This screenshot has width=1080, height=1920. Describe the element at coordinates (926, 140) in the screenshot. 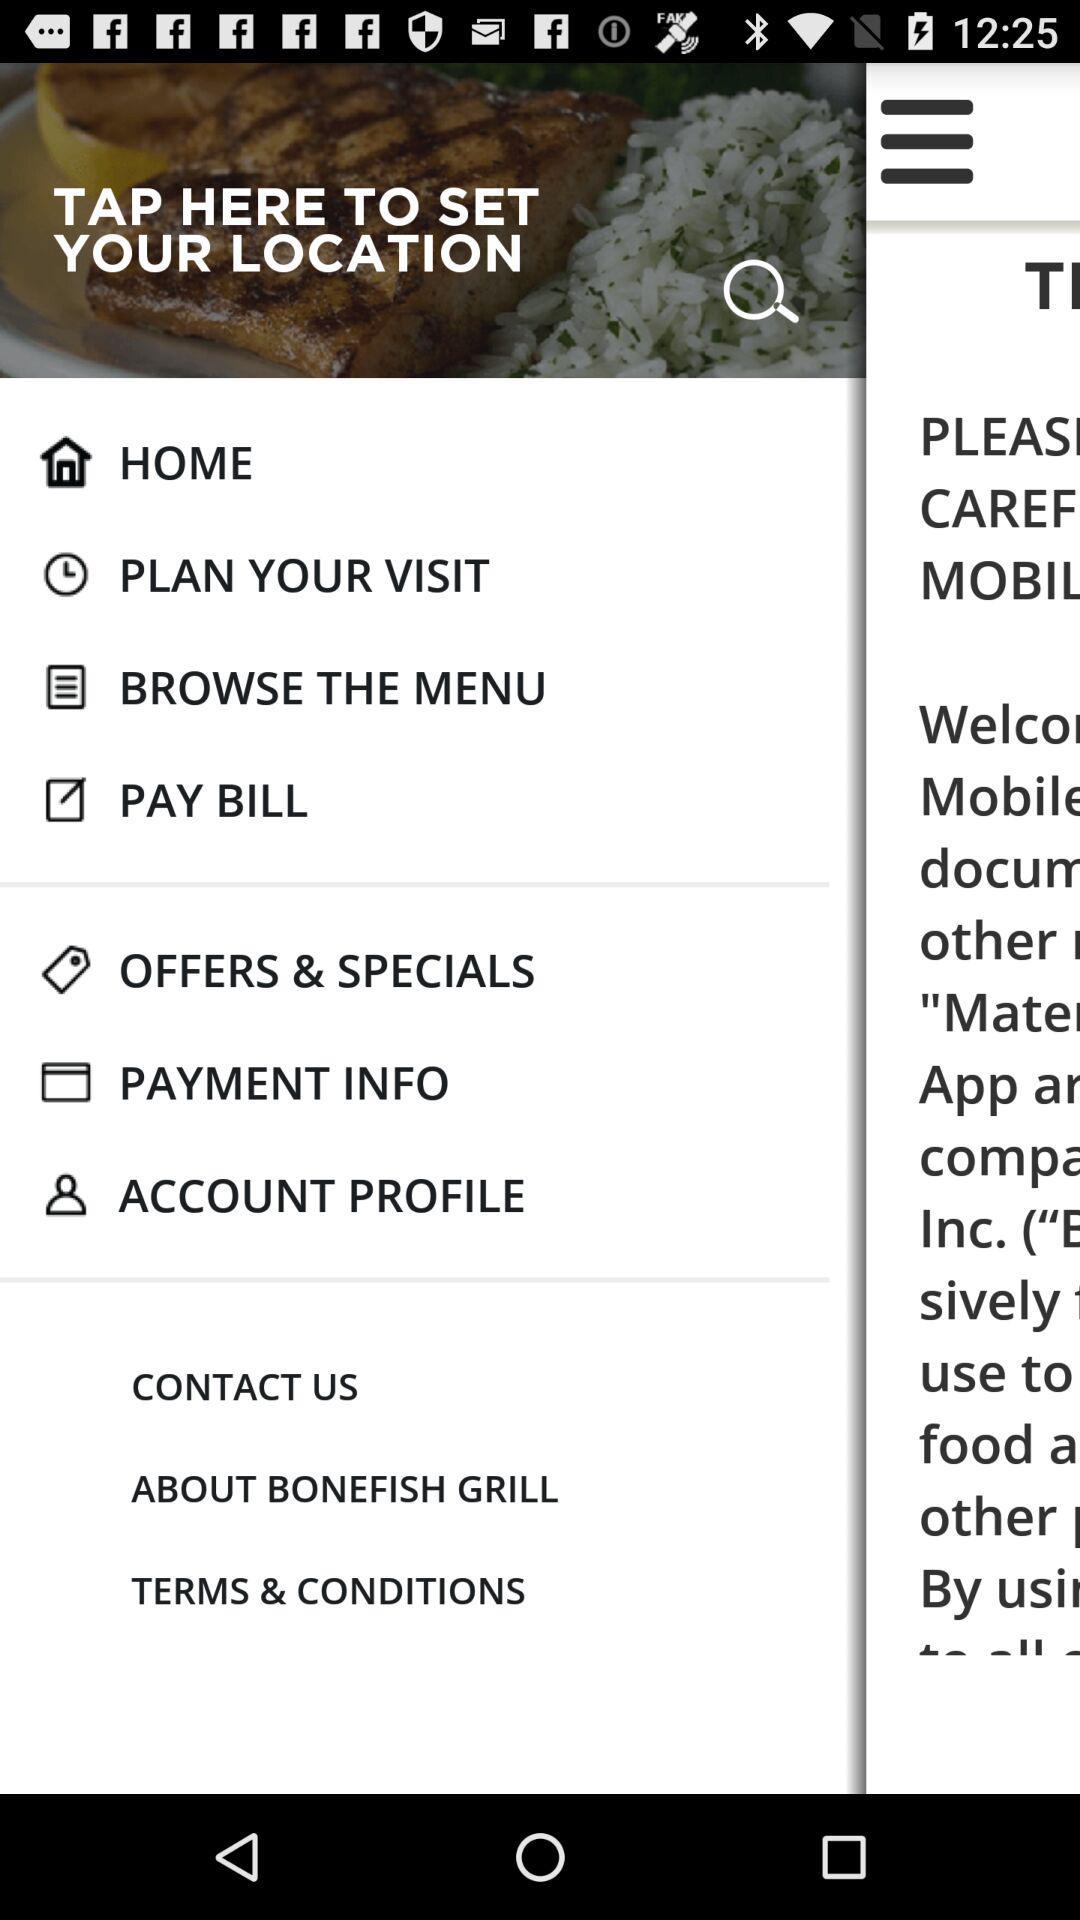

I see `y icon` at that location.